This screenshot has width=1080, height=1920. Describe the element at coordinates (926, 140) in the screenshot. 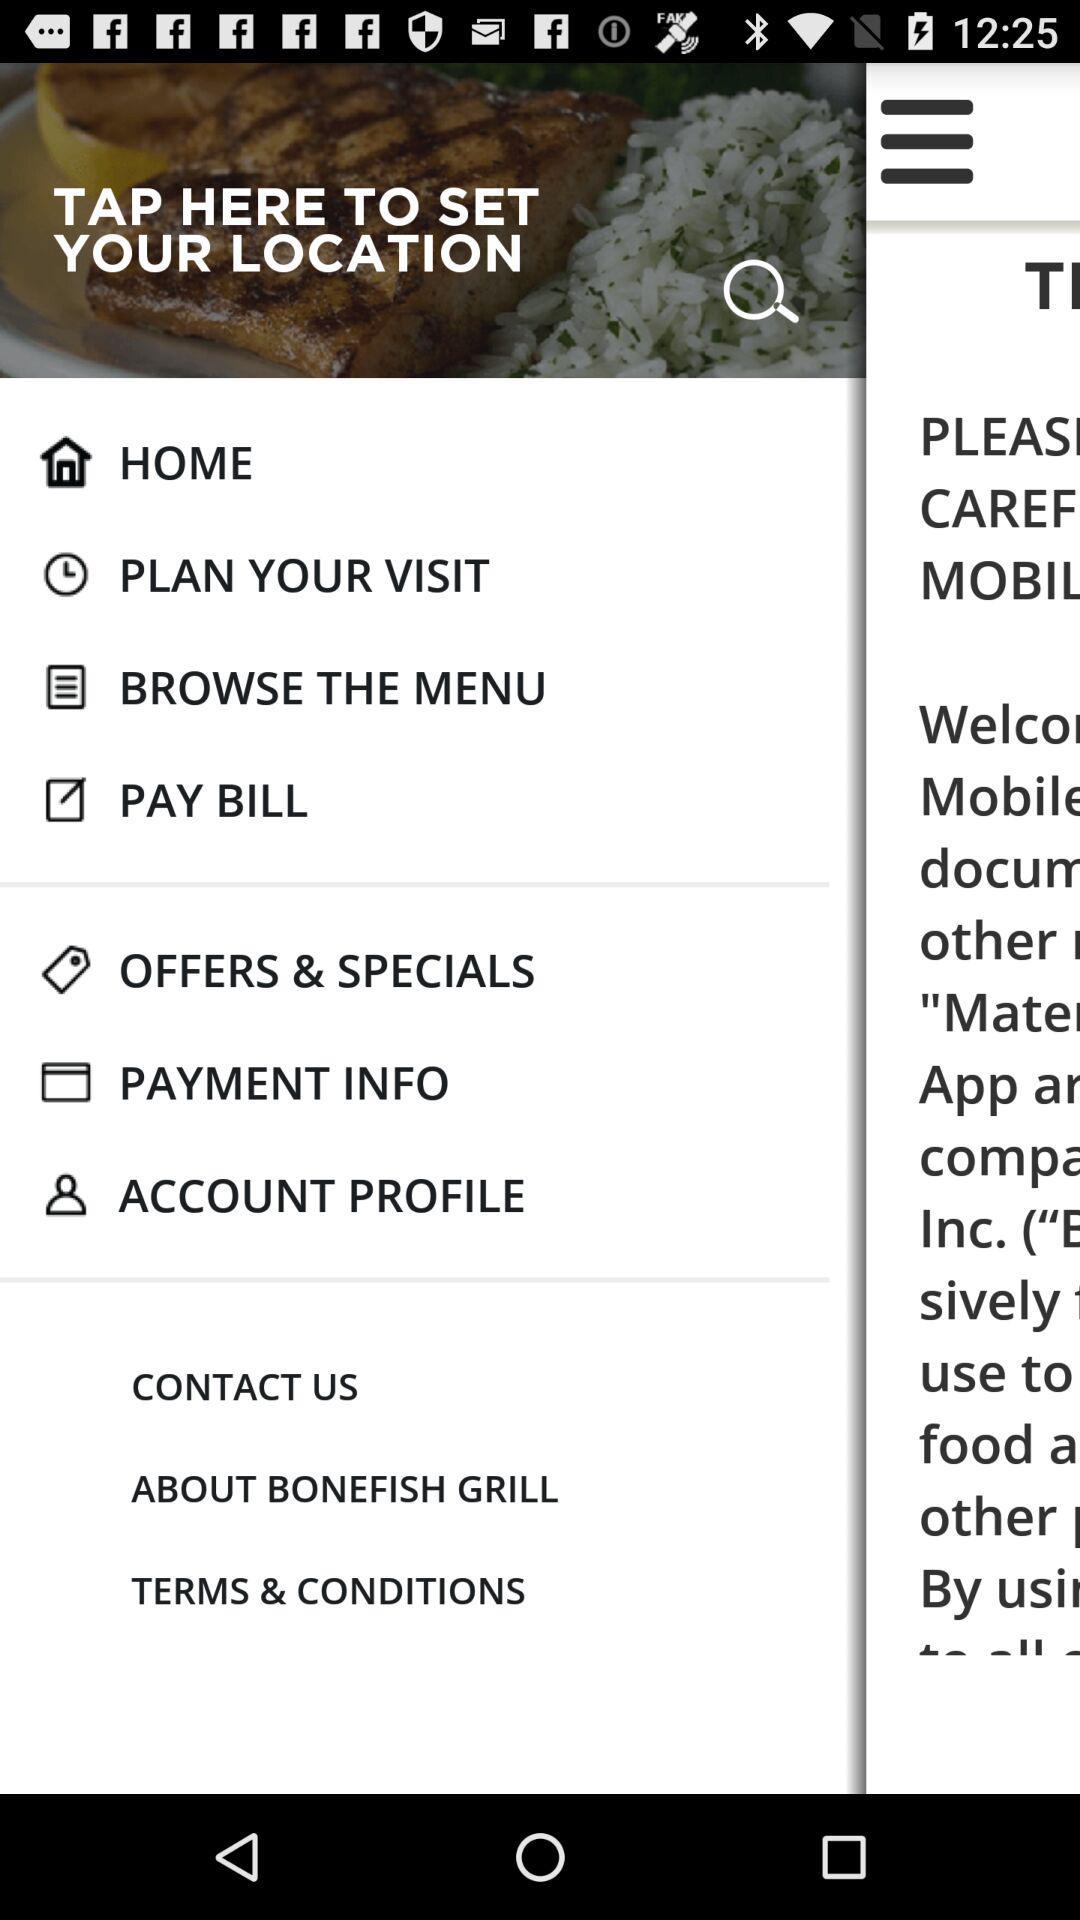

I see `y icon` at that location.